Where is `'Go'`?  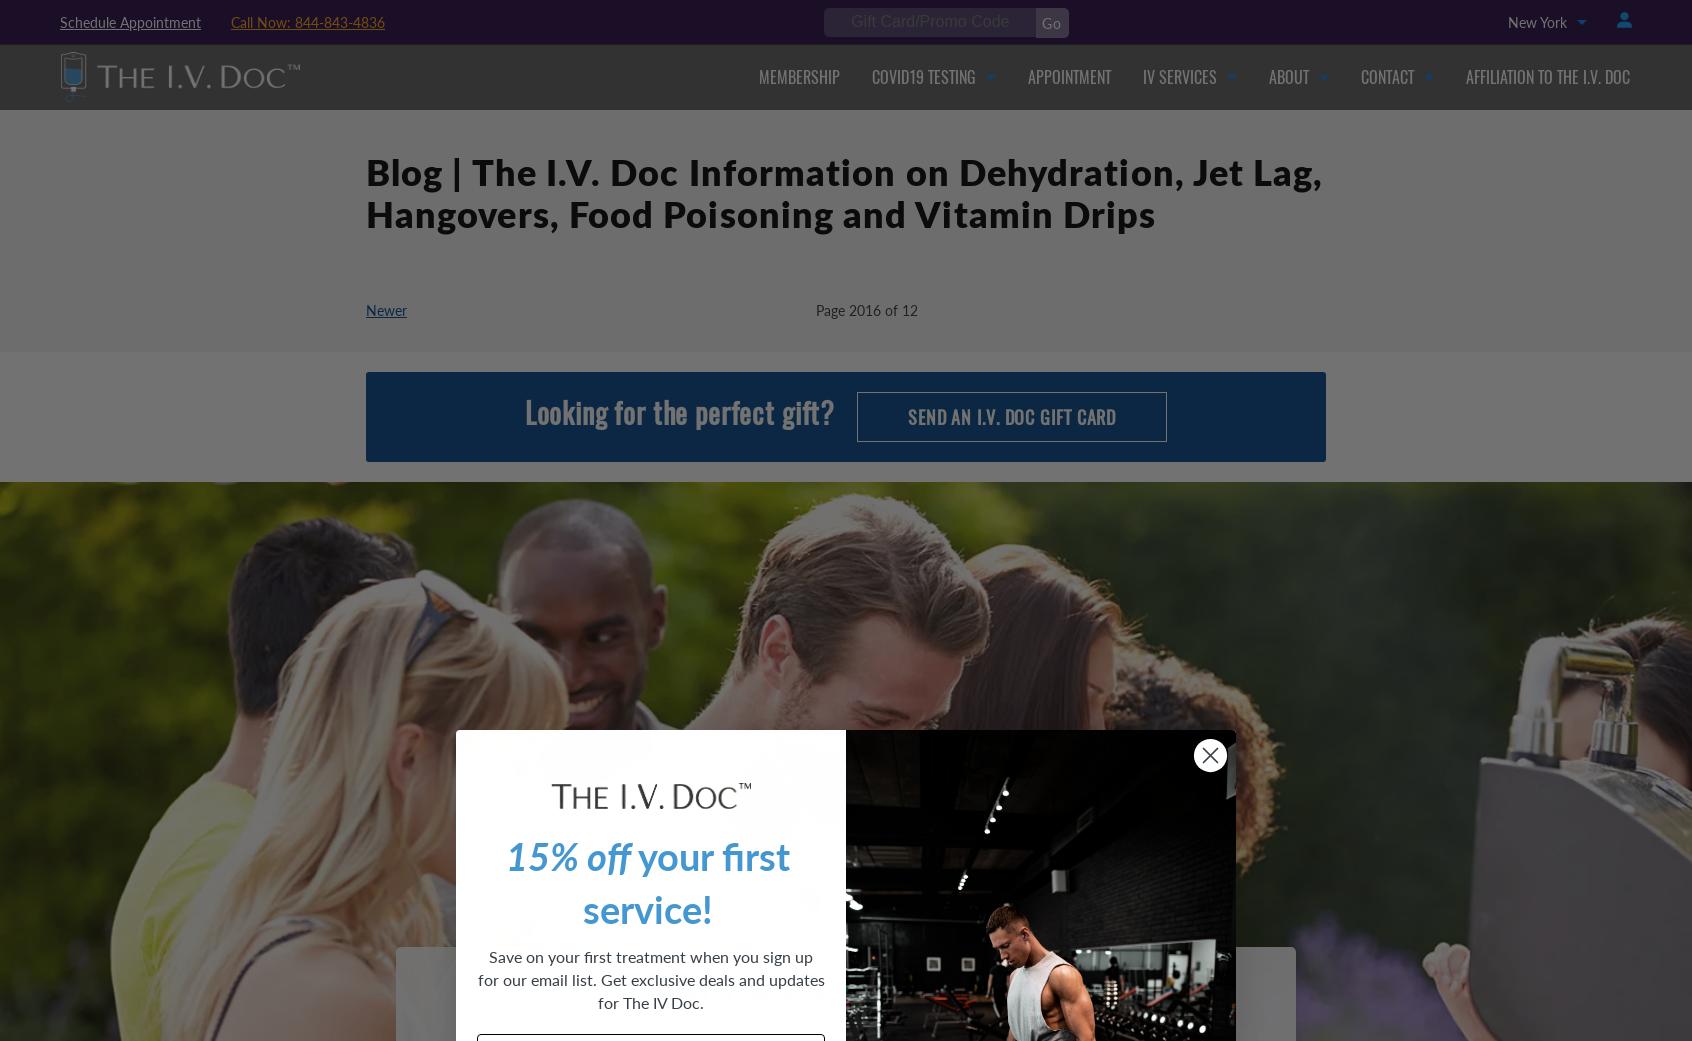
'Go' is located at coordinates (1050, 22).